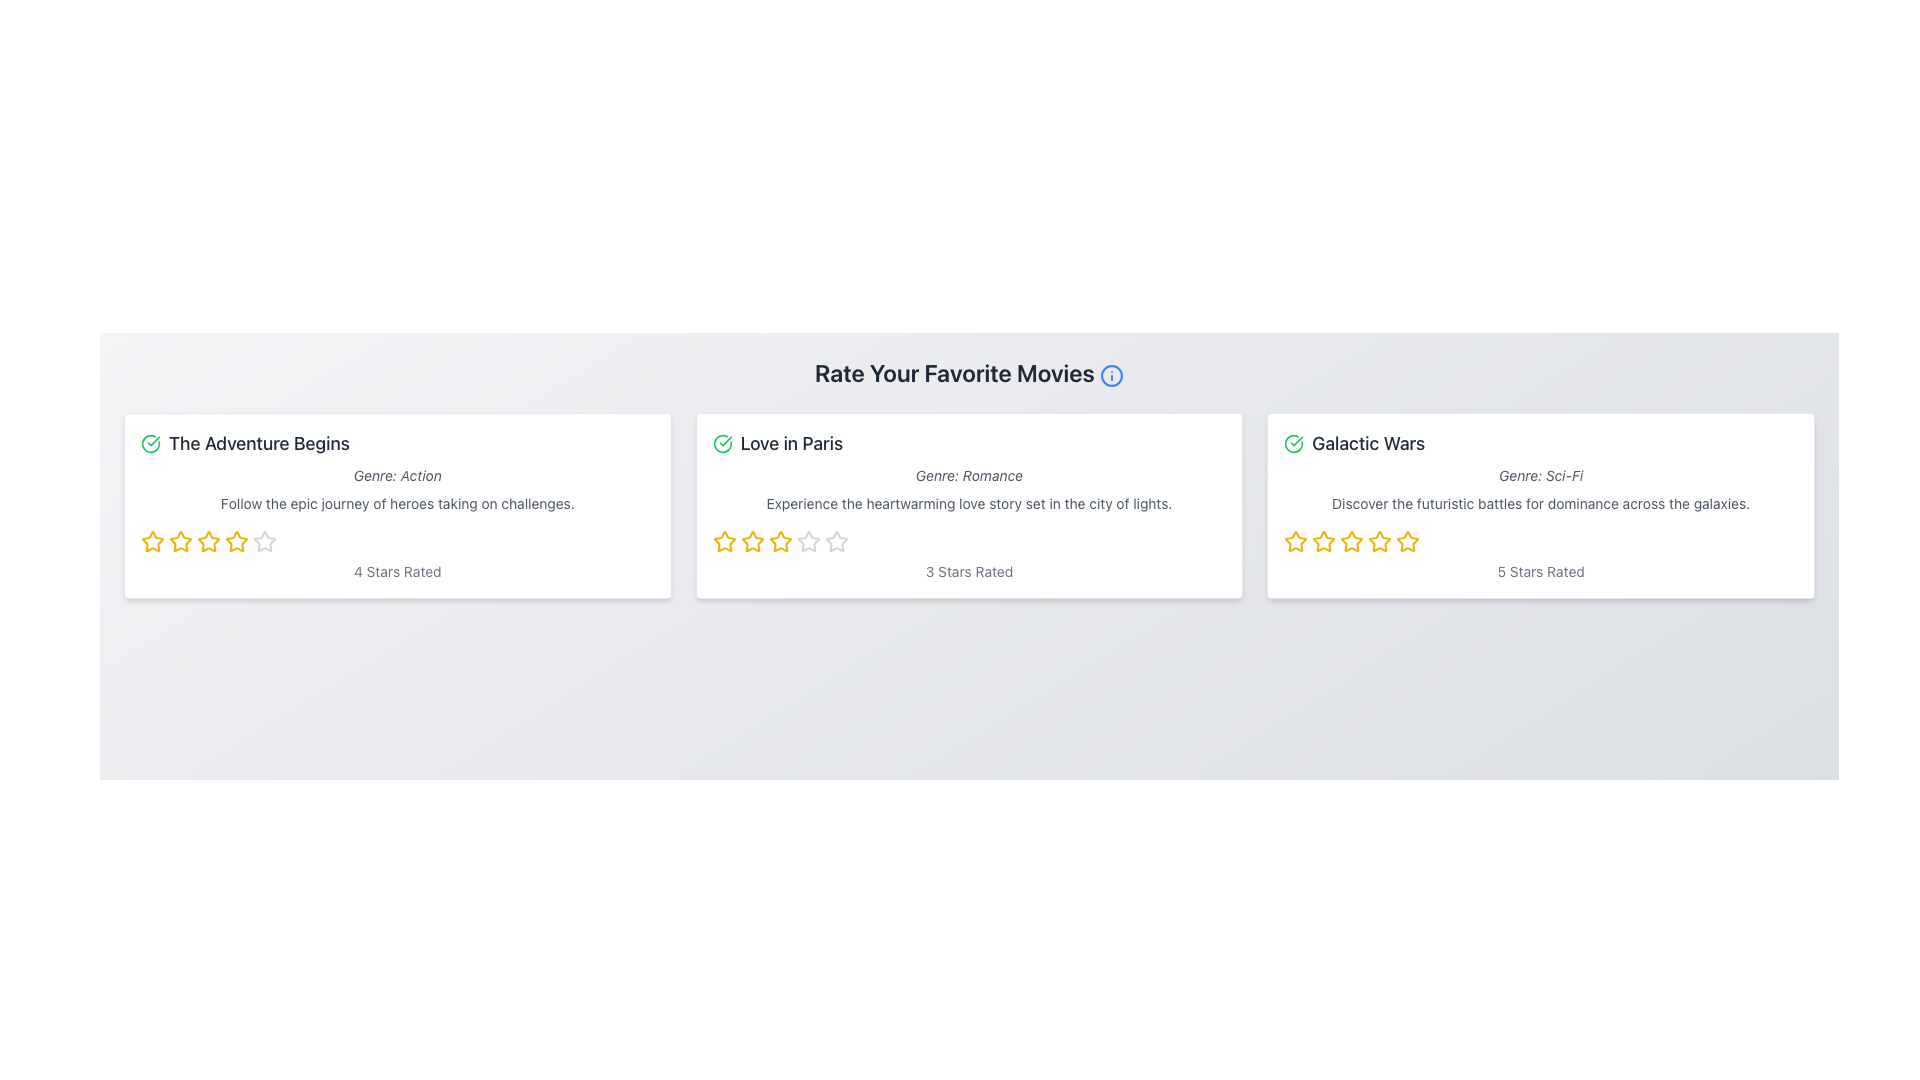 This screenshot has width=1920, height=1080. Describe the element at coordinates (1407, 541) in the screenshot. I see `the fifth star icon in the rating component for 'Galactic Wars' located in the 'Rate Your Favorite Movies' section` at that location.